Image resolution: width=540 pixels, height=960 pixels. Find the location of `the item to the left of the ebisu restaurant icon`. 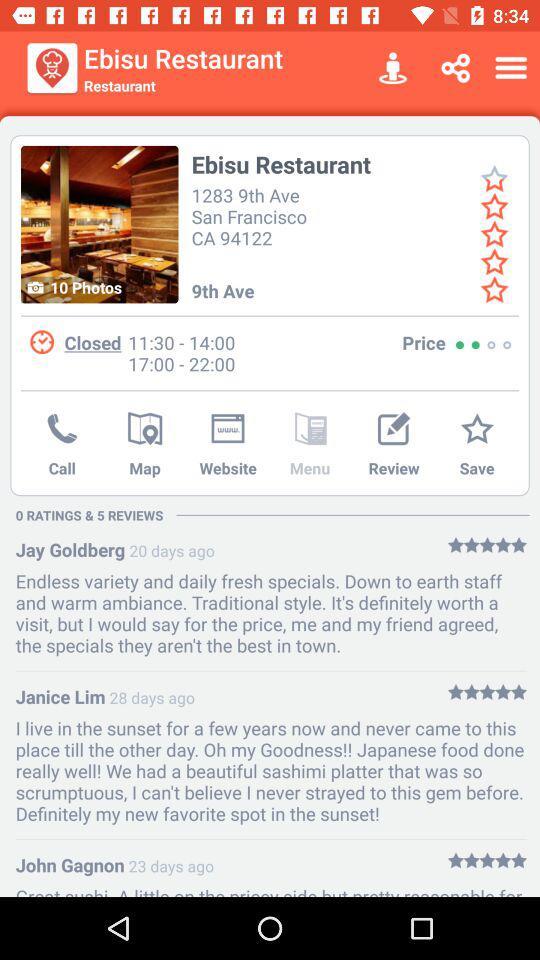

the item to the left of the ebisu restaurant icon is located at coordinates (98, 224).